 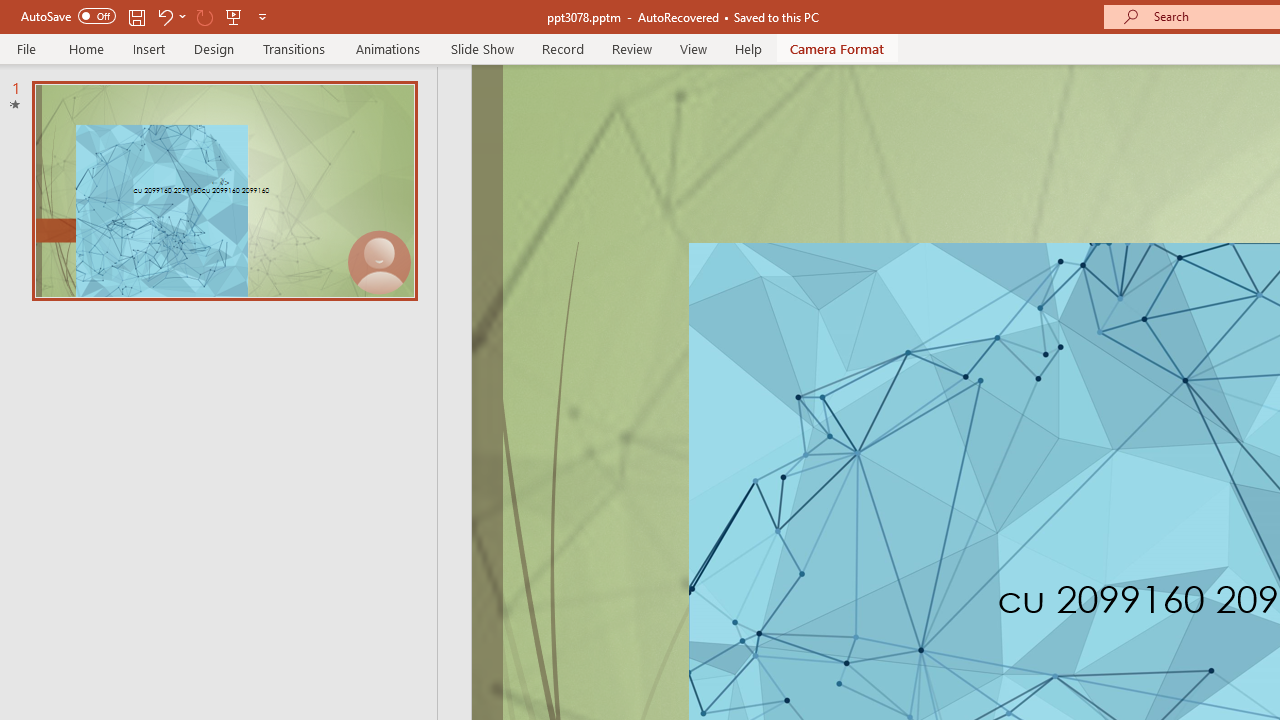 What do you see at coordinates (837, 48) in the screenshot?
I see `'Camera Format'` at bounding box center [837, 48].